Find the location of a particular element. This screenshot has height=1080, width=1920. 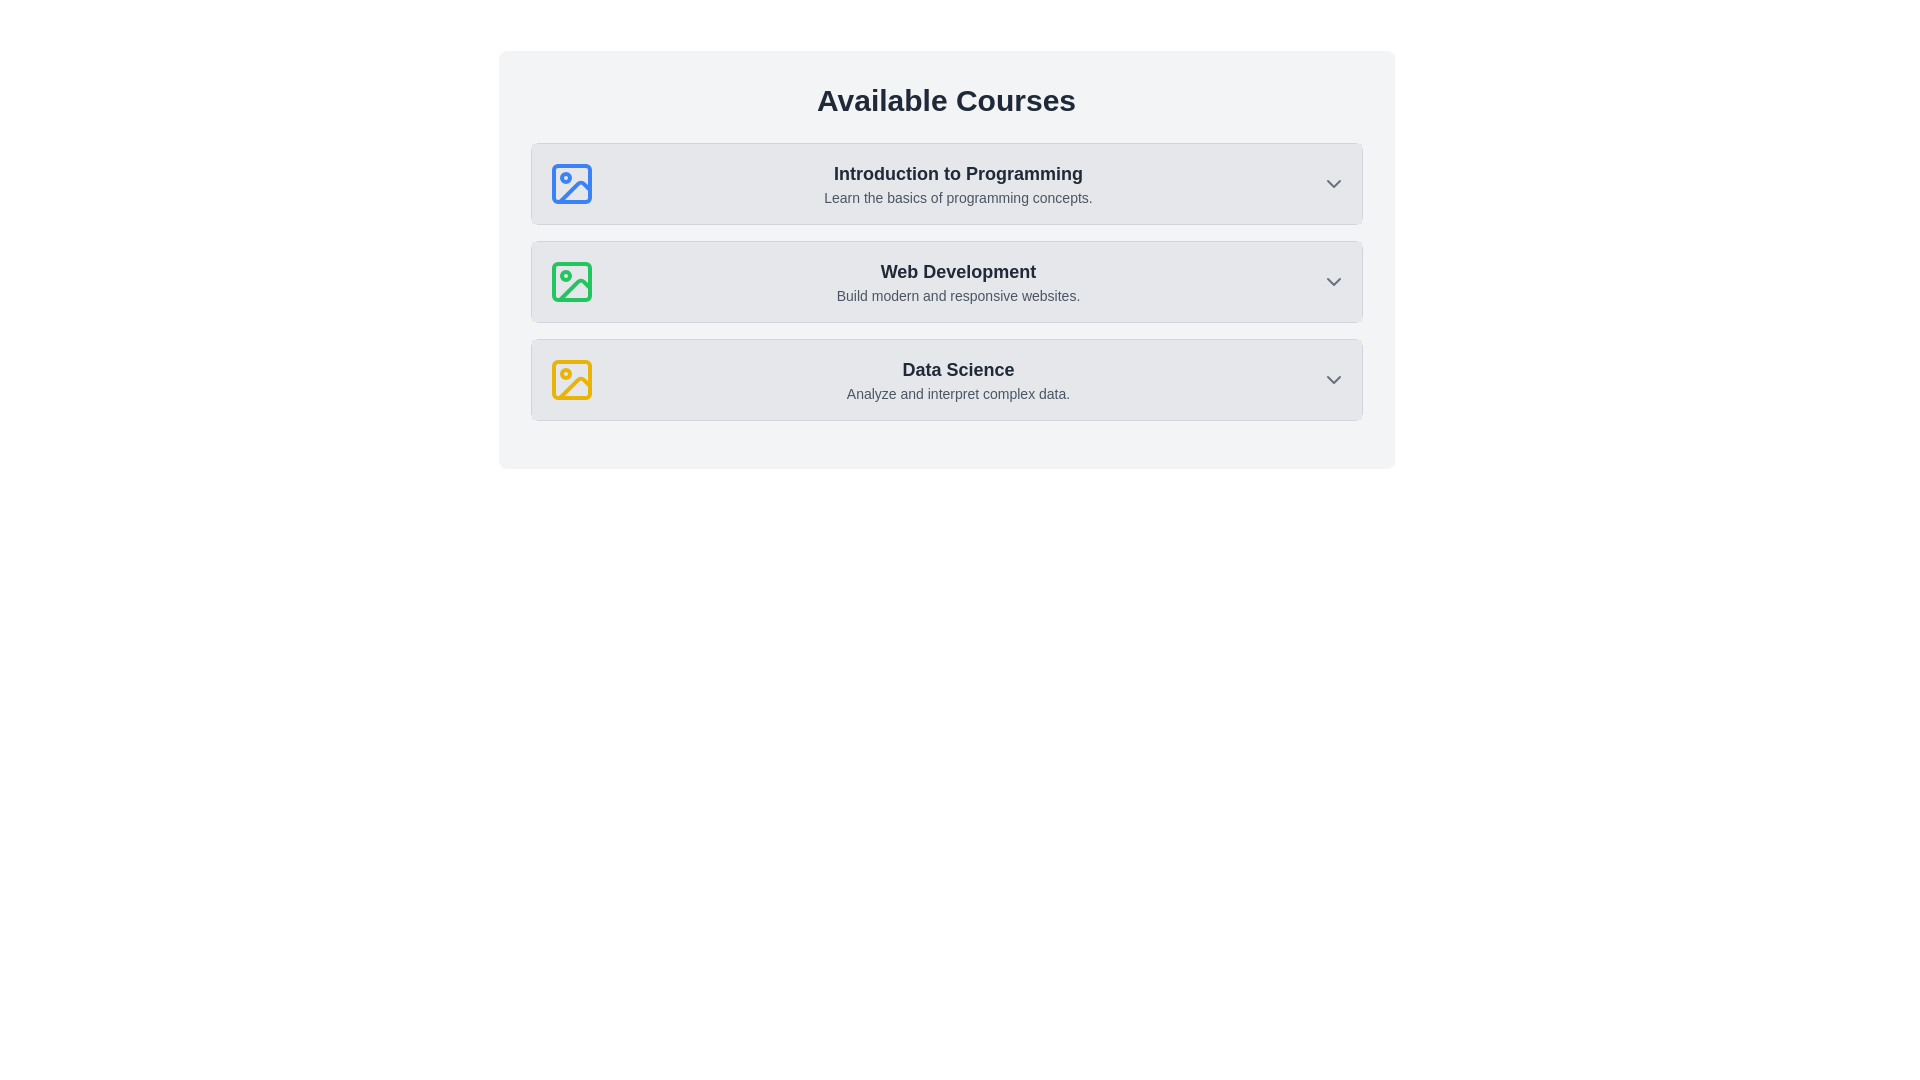

the chevron-down icon at the far right of the 'Introduction to Programming' card is located at coordinates (1333, 184).